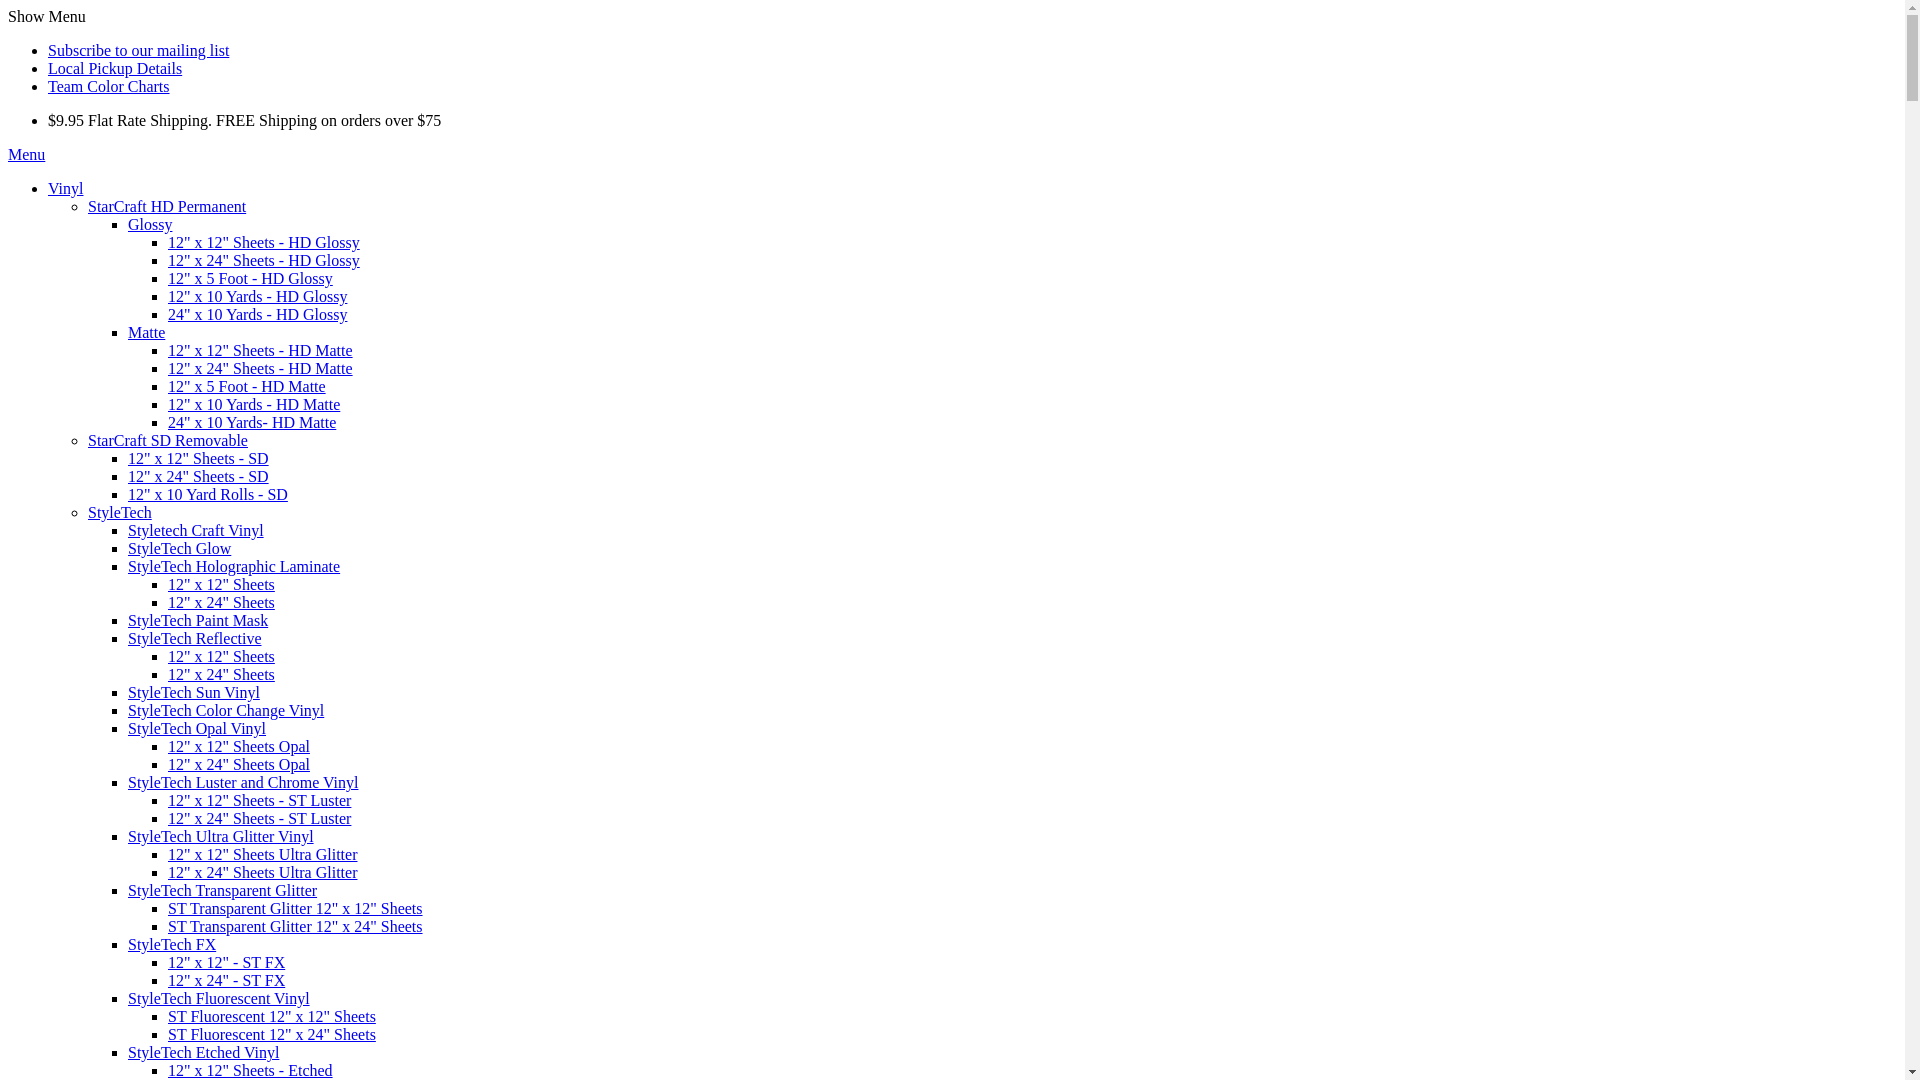 The width and height of the screenshot is (1920, 1080). Describe the element at coordinates (221, 674) in the screenshot. I see `'12" x 24" Sheets'` at that location.